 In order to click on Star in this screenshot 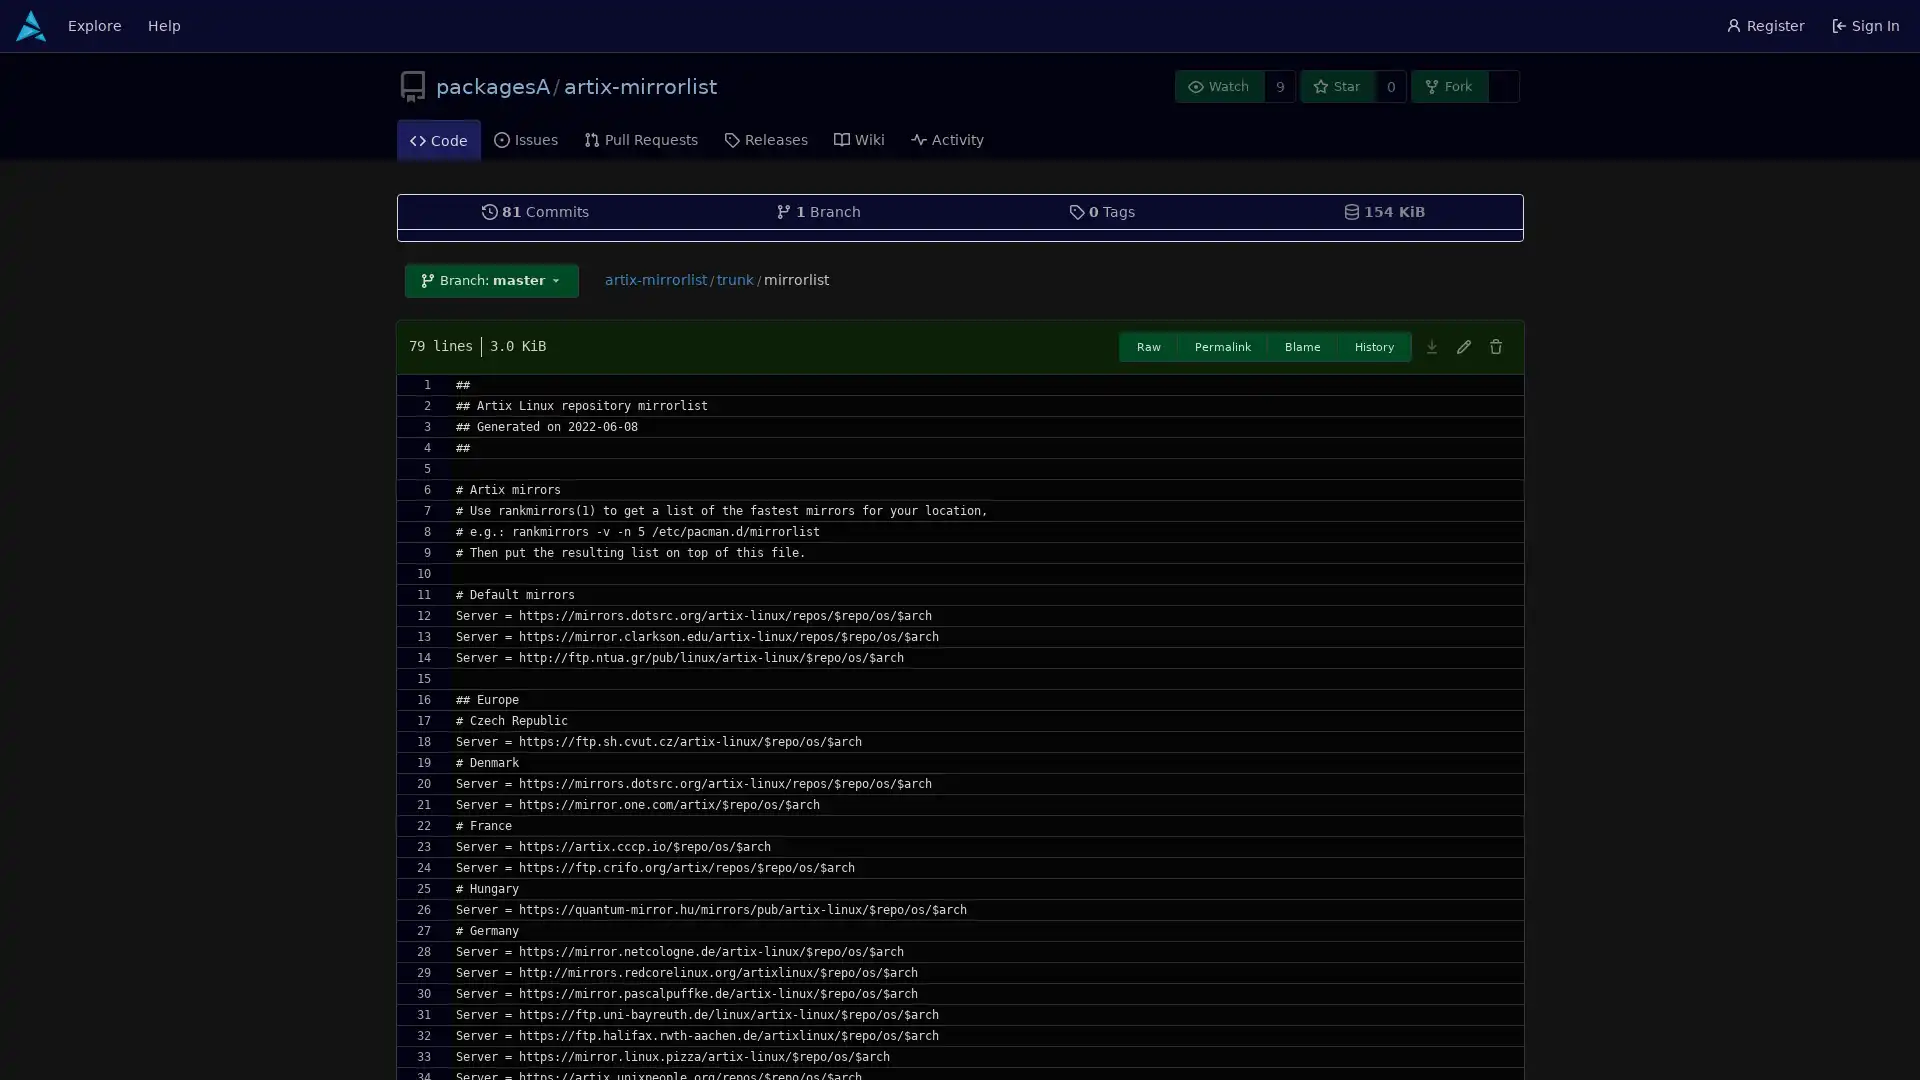, I will do `click(1337, 85)`.